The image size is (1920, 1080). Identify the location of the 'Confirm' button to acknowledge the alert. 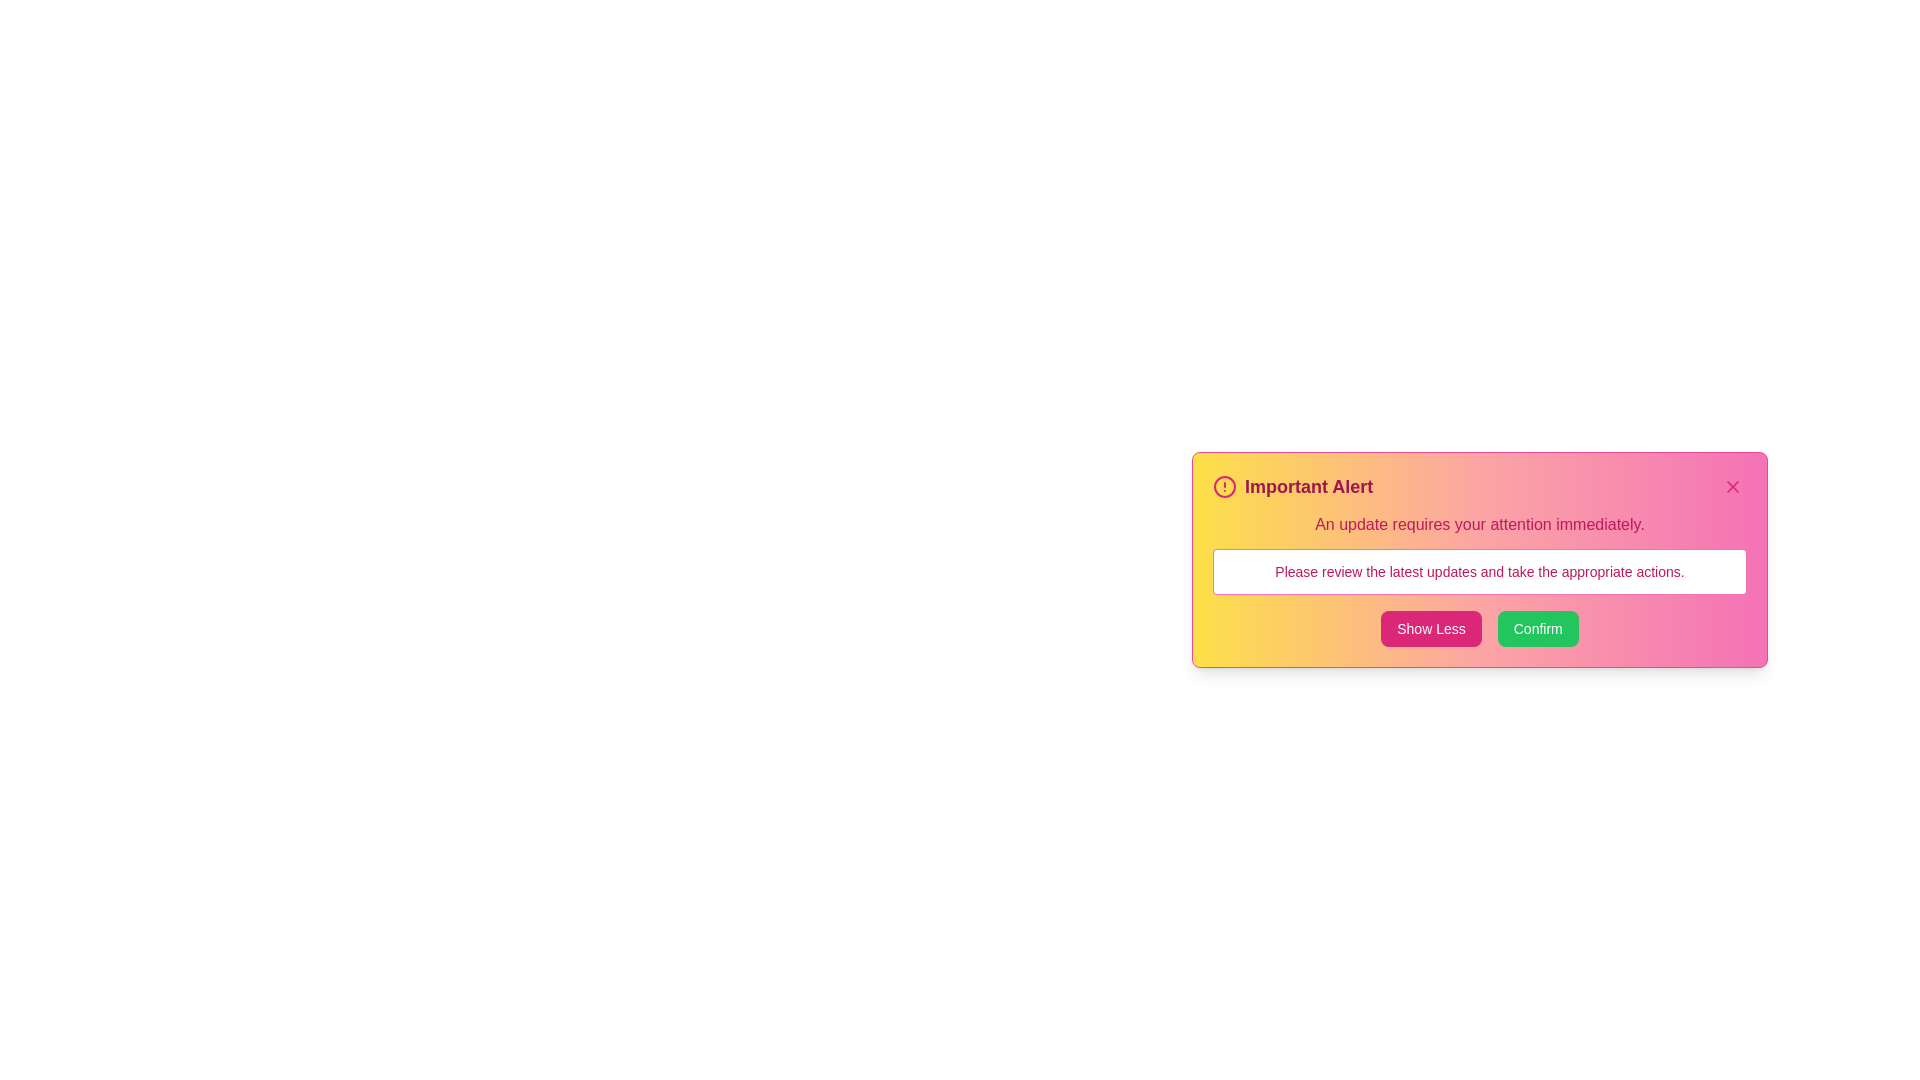
(1536, 627).